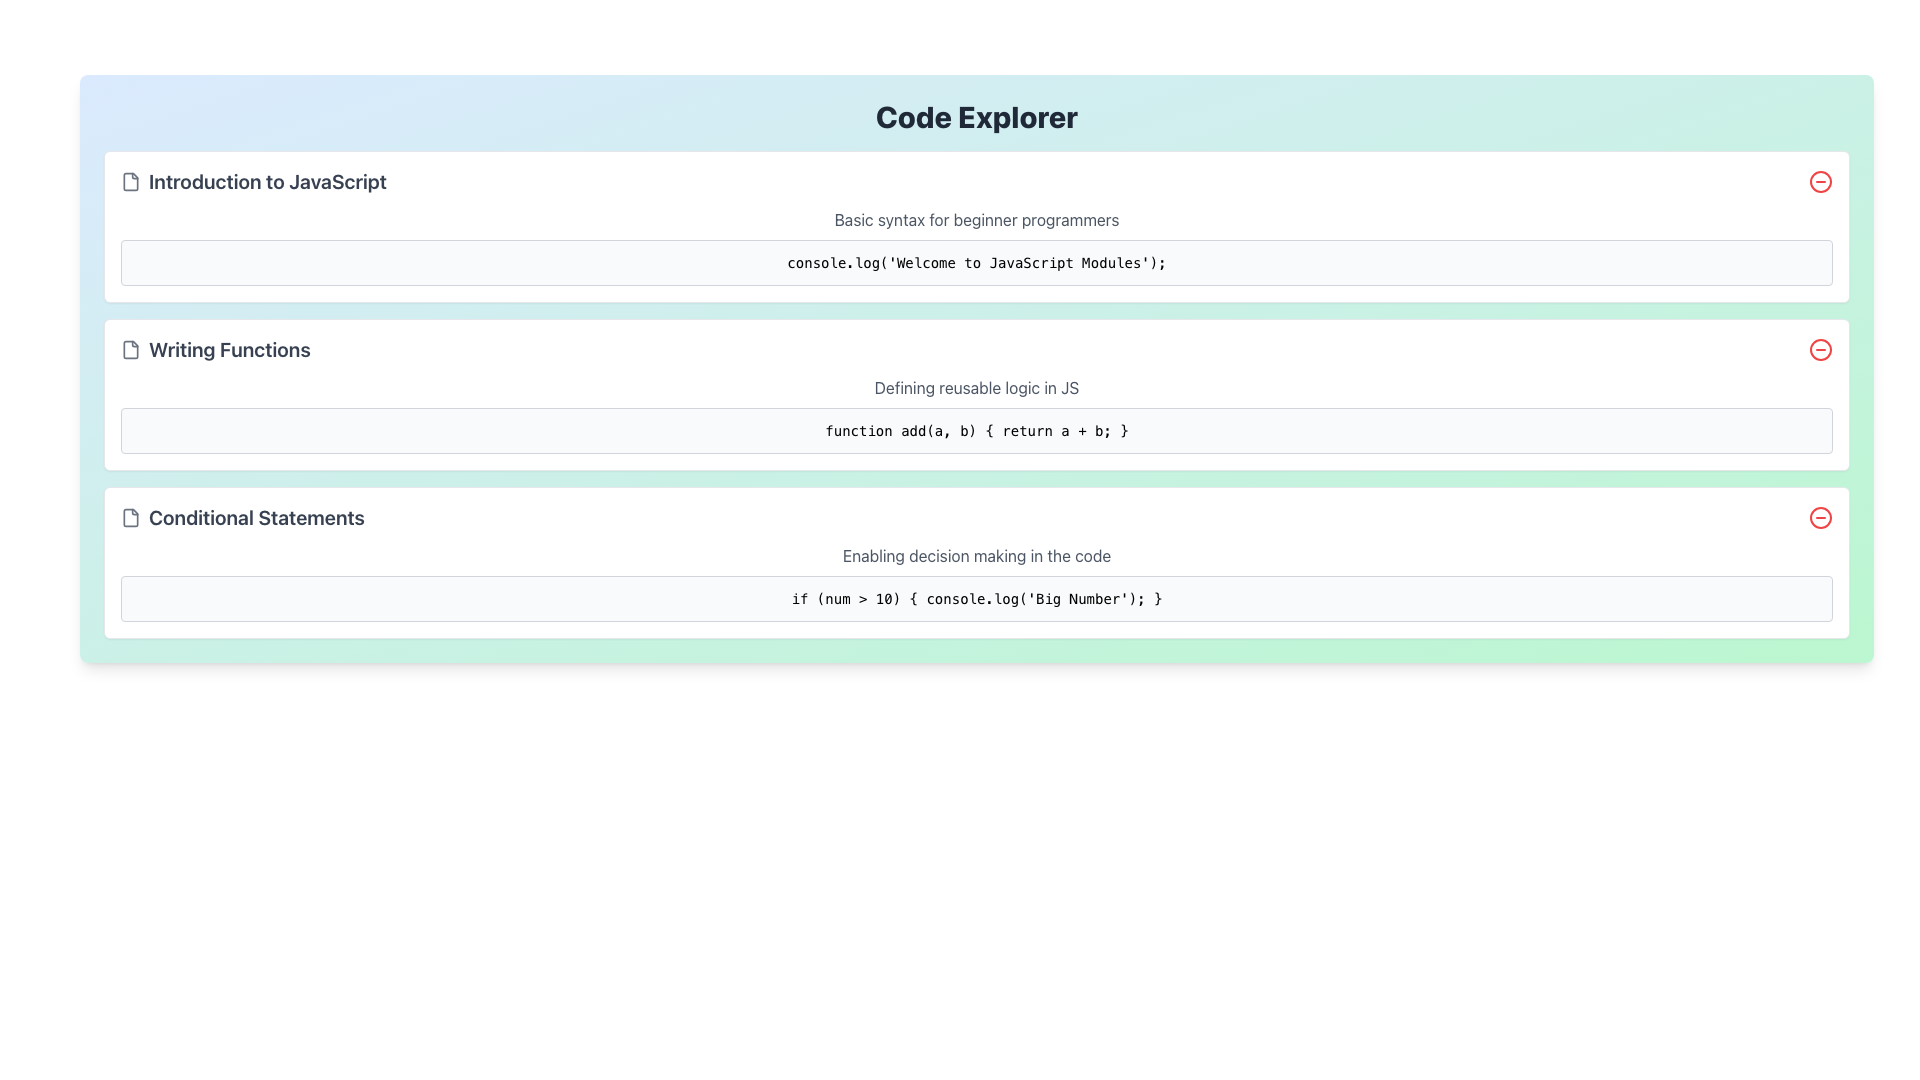  I want to click on the SVG Circle element that is part of the 'circle minus' icon located on the far right of the 'Writing Functions' row in the interface, so click(1820, 349).